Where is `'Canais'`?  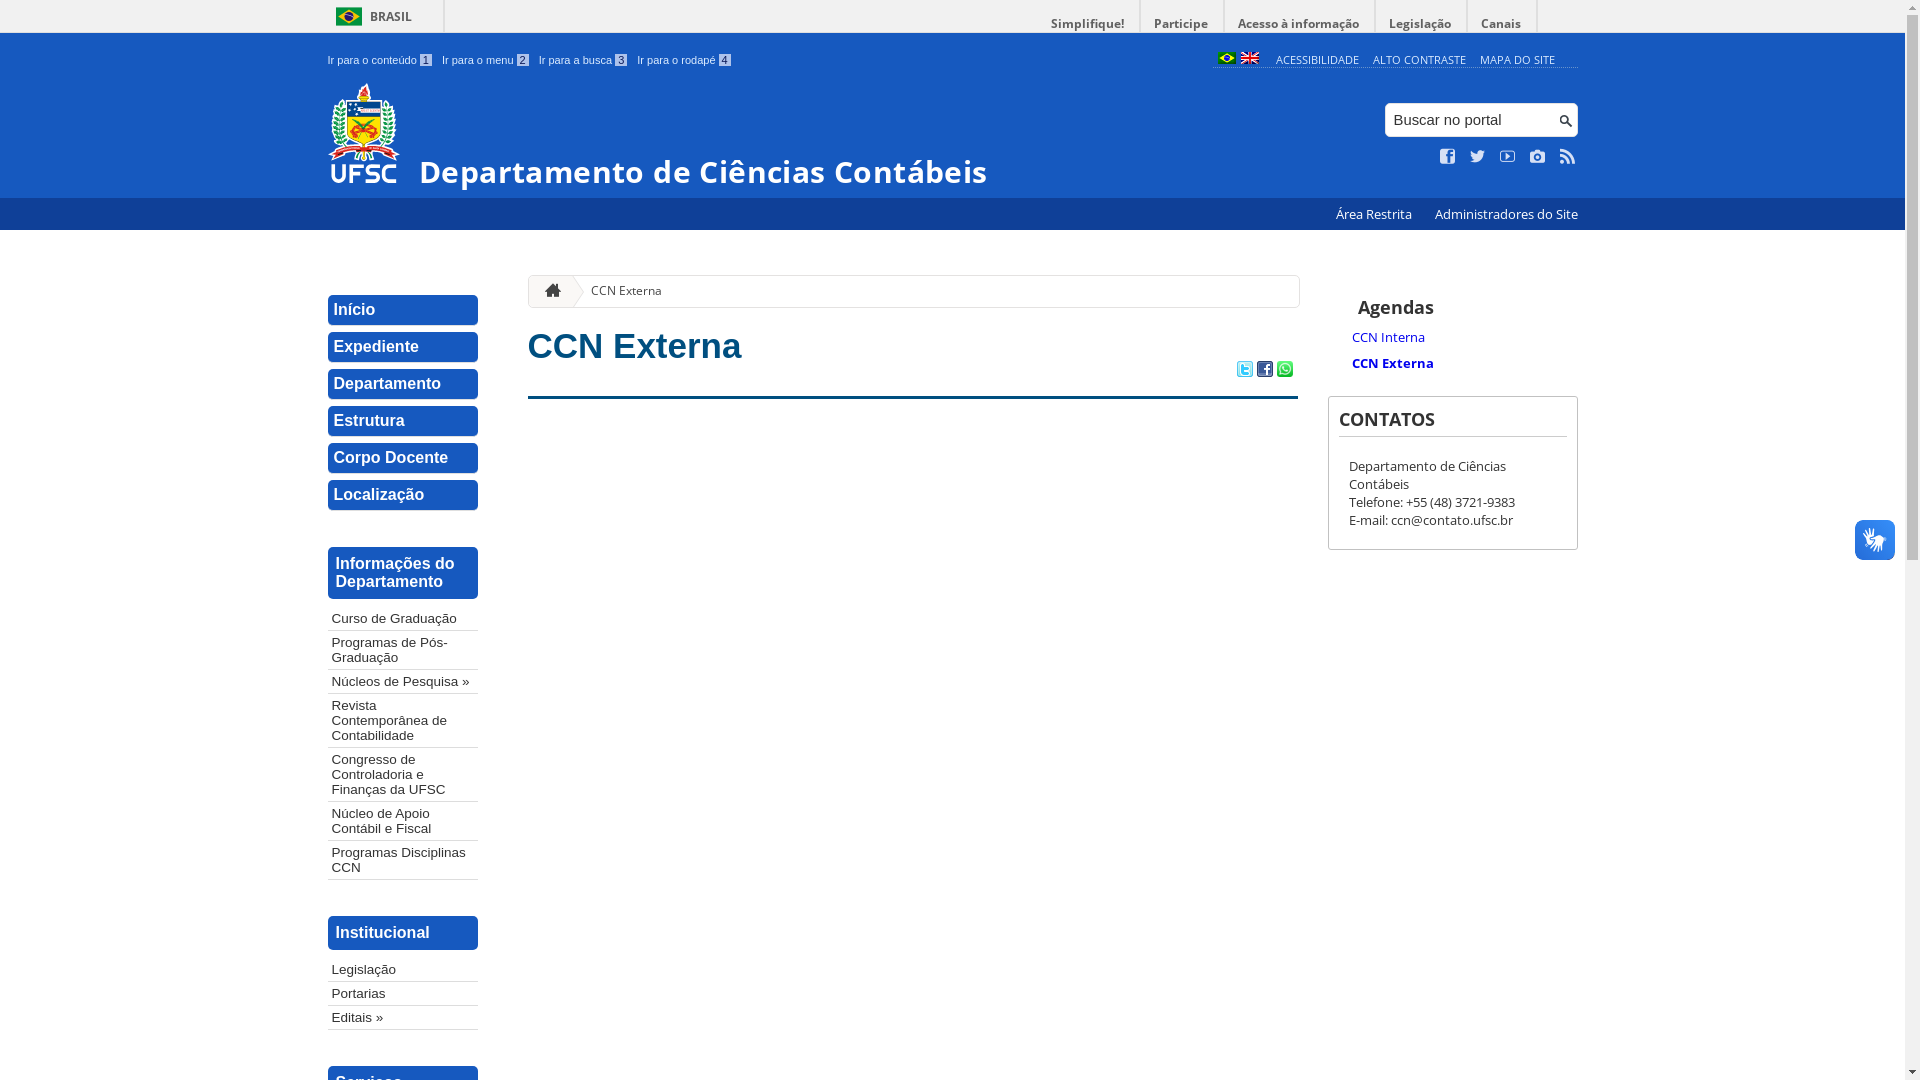
'Canais' is located at coordinates (1502, 23).